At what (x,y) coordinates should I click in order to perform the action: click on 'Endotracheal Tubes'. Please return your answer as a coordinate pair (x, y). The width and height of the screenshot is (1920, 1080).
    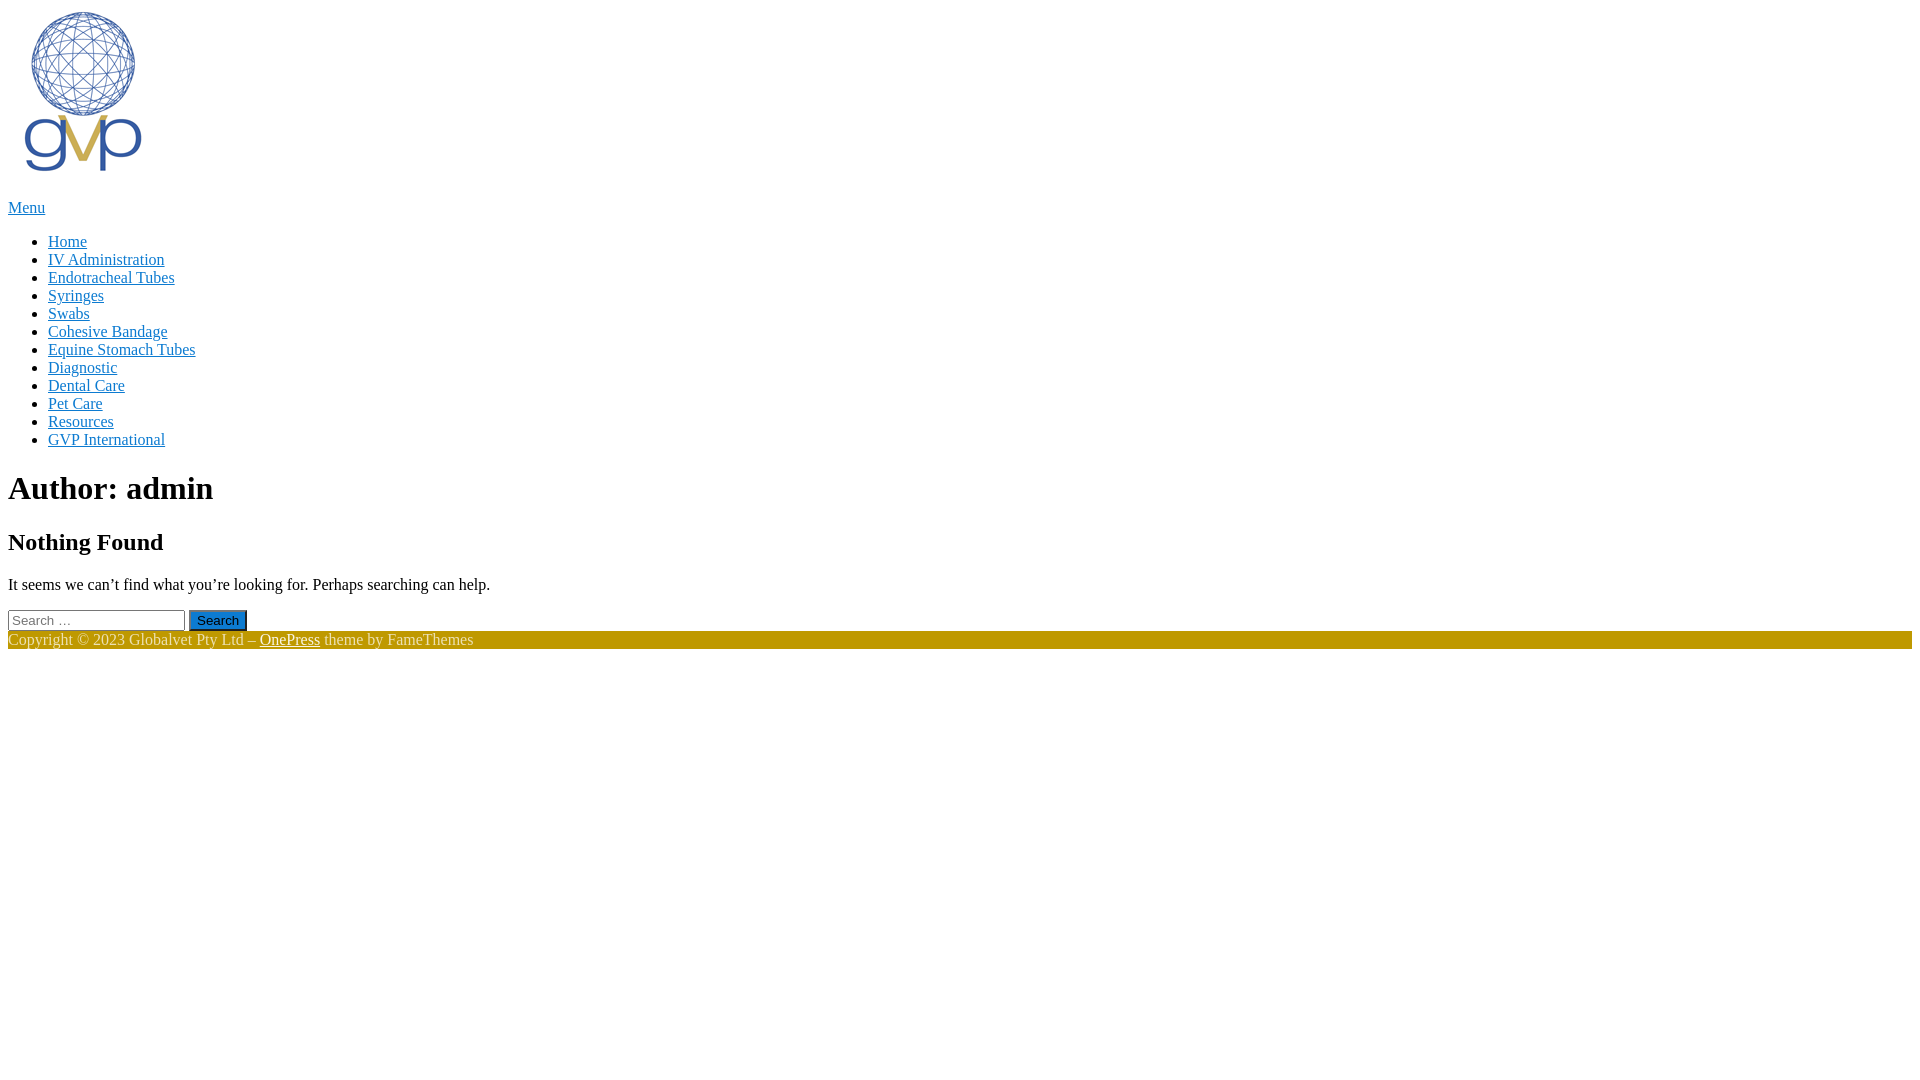
    Looking at the image, I should click on (110, 277).